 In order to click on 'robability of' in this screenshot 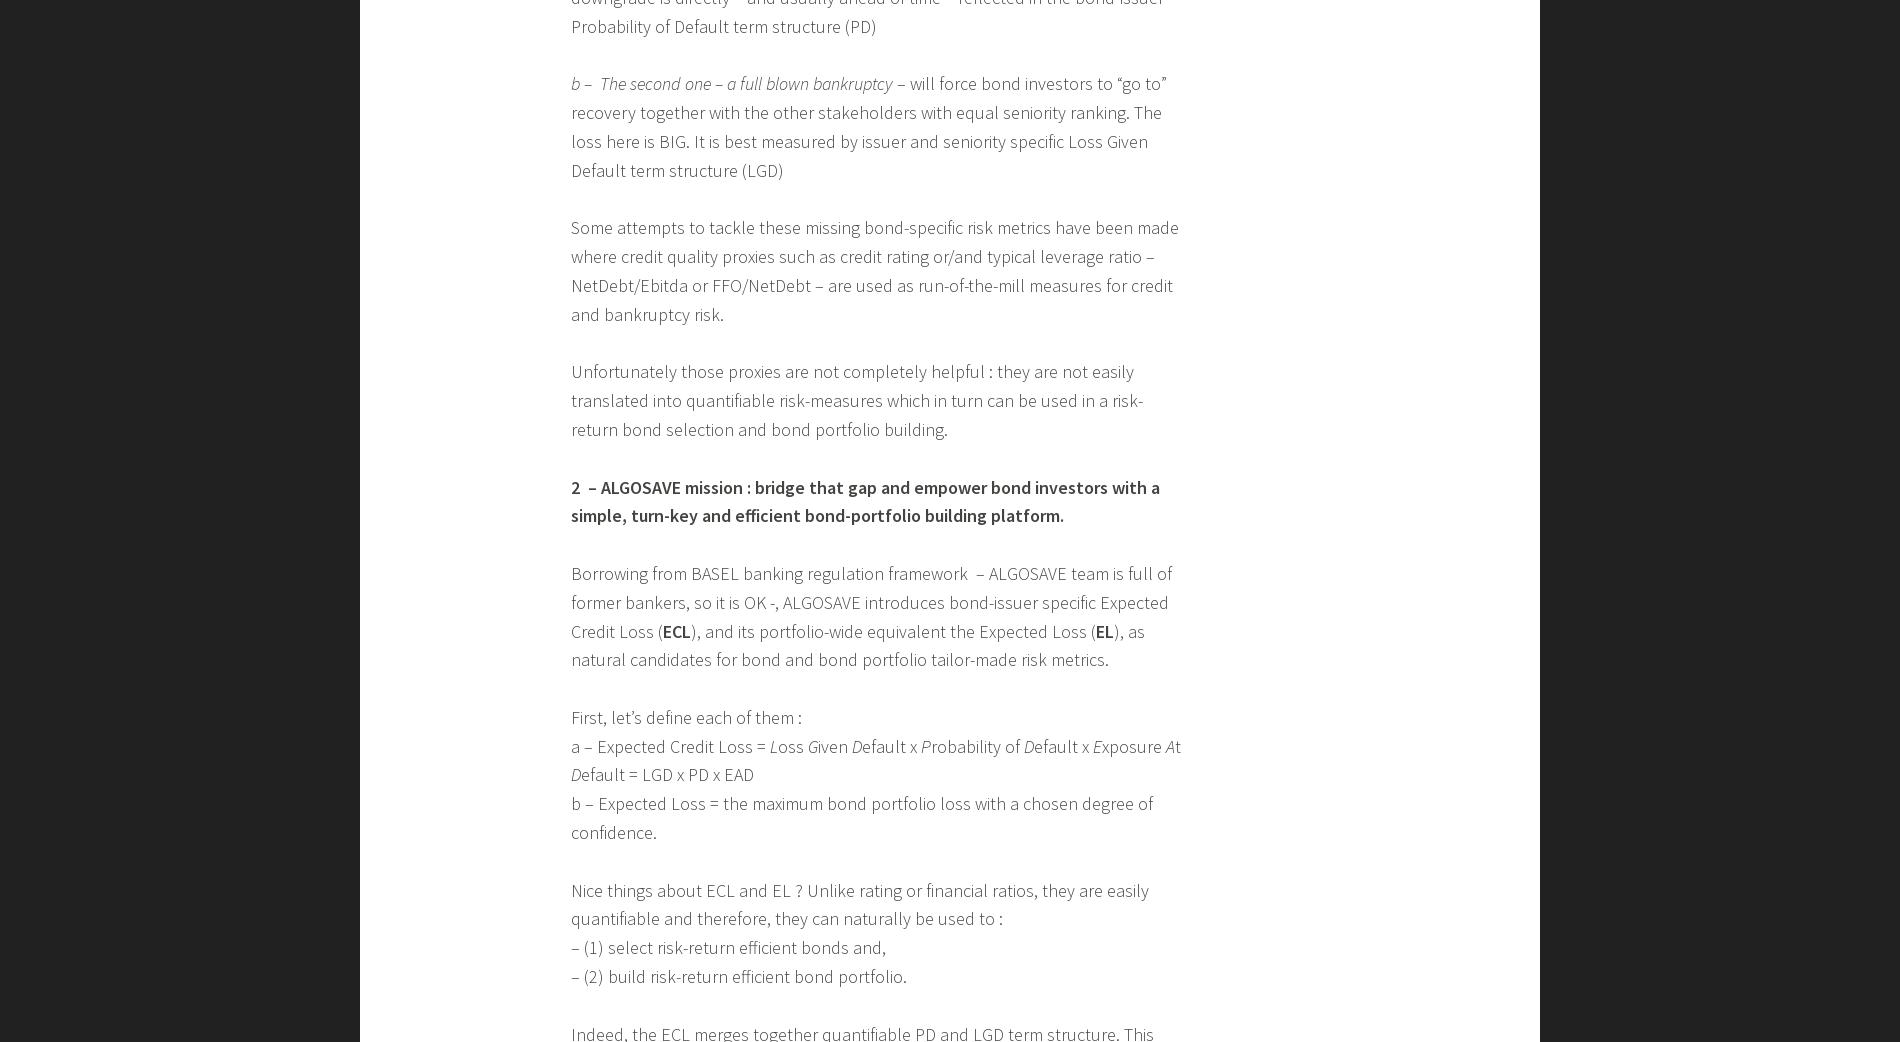, I will do `click(977, 744)`.